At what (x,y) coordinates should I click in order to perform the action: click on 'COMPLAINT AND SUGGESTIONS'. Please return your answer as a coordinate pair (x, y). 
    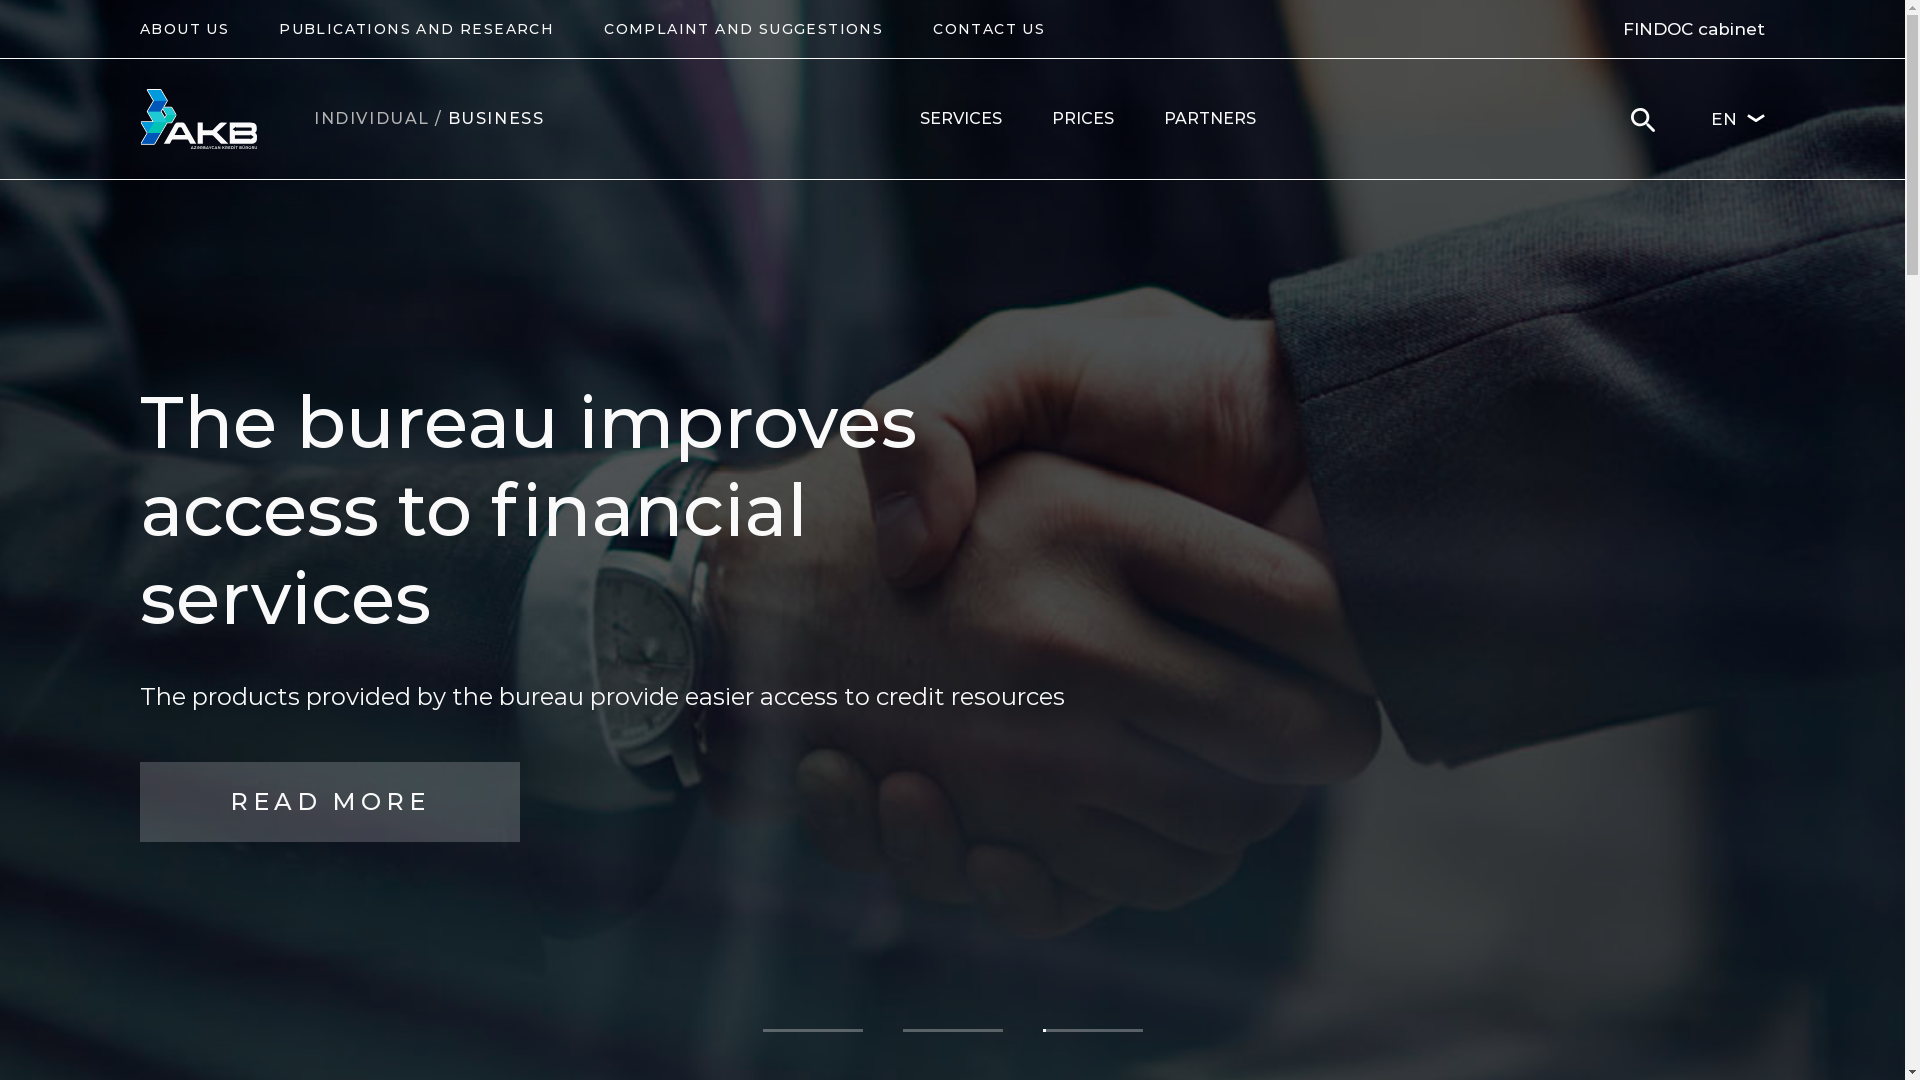
    Looking at the image, I should click on (742, 28).